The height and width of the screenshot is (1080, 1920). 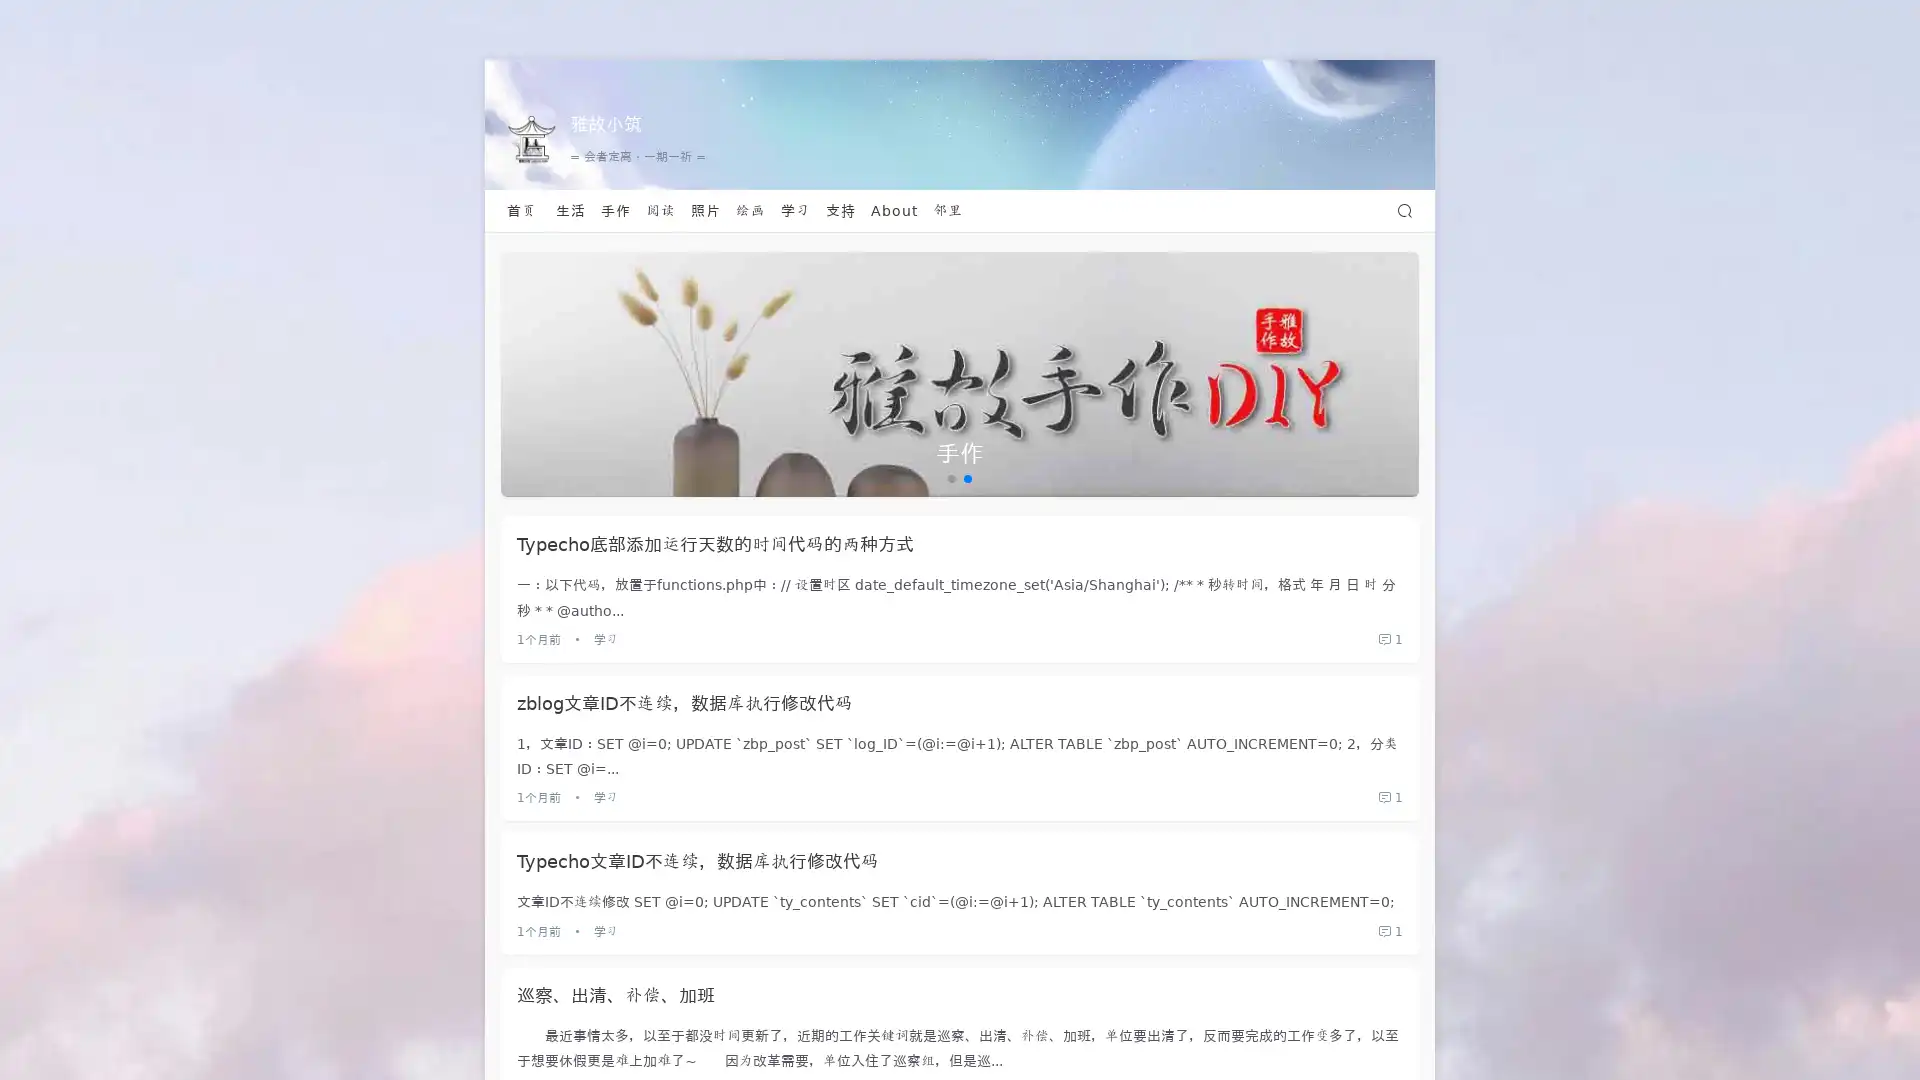 What do you see at coordinates (968, 478) in the screenshot?
I see `Go to slide 2` at bounding box center [968, 478].